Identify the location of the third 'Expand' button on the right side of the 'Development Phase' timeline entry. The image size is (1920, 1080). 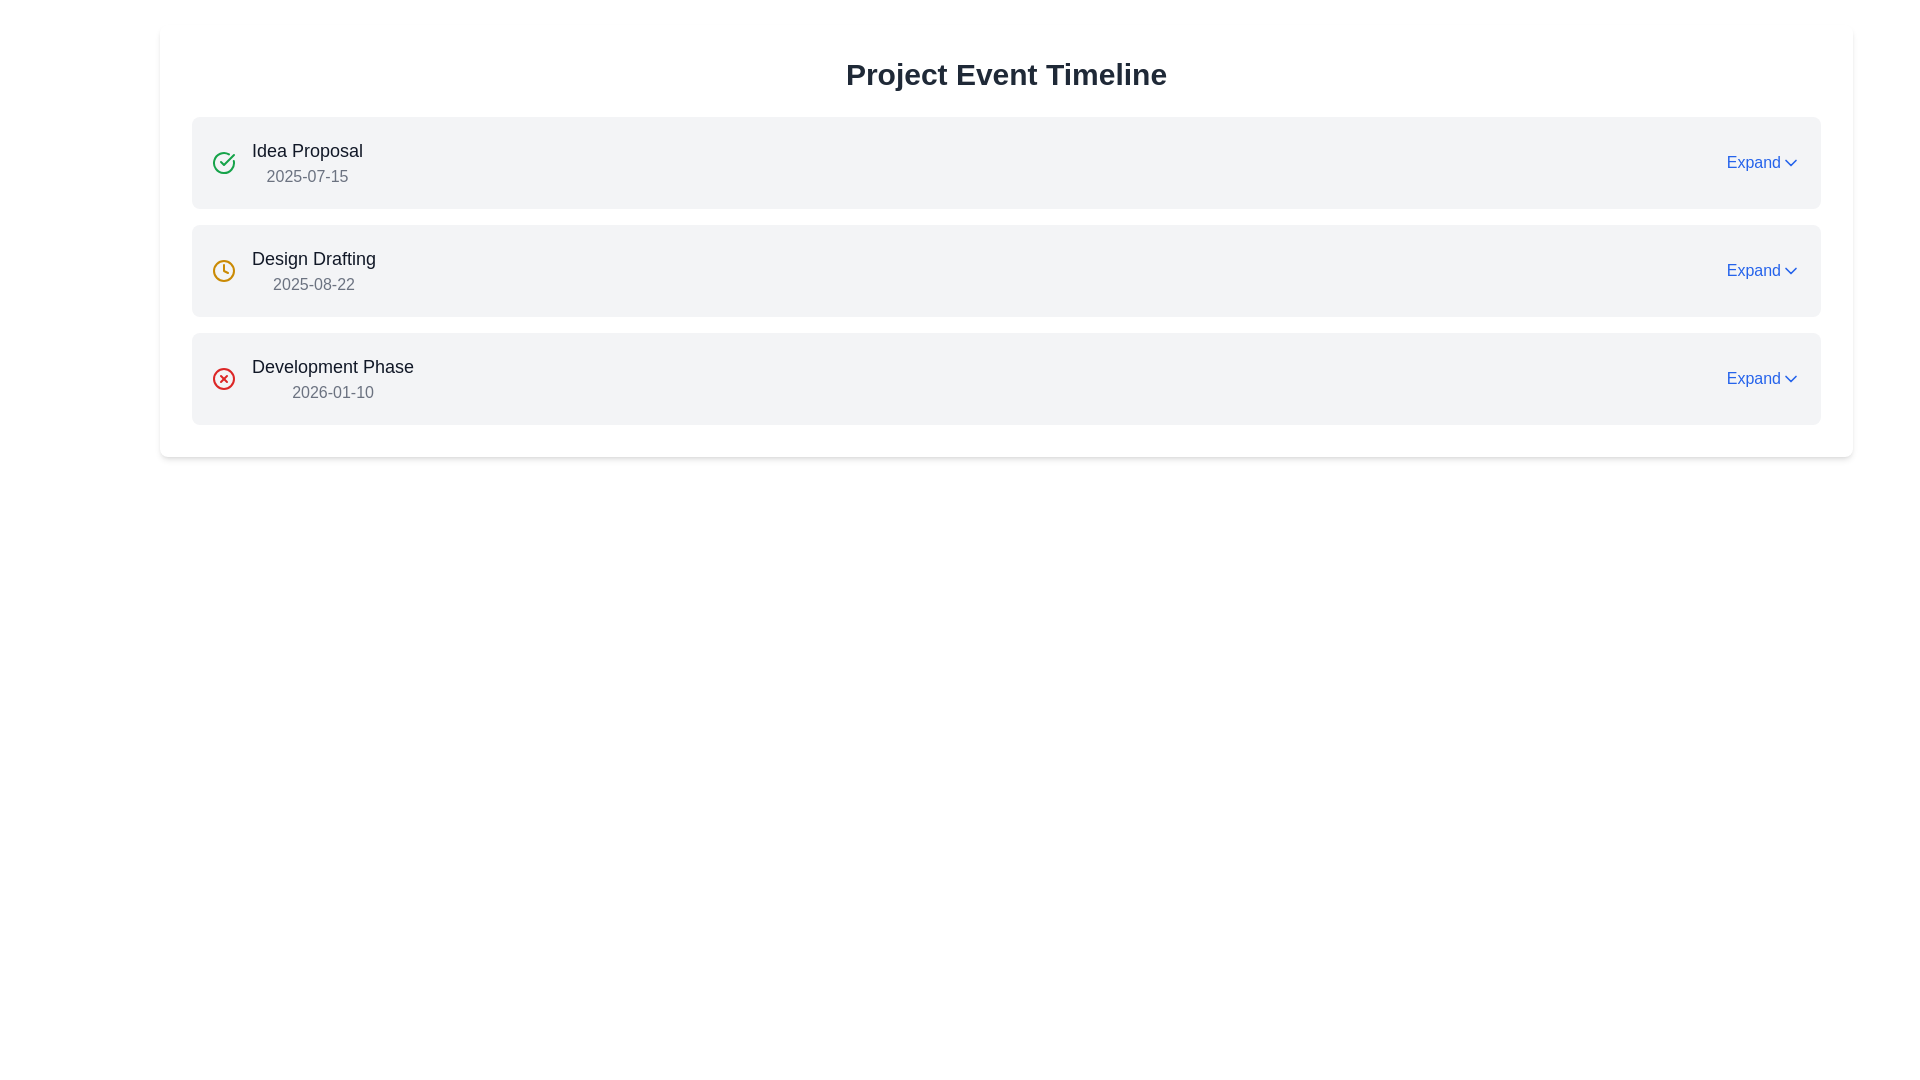
(1763, 378).